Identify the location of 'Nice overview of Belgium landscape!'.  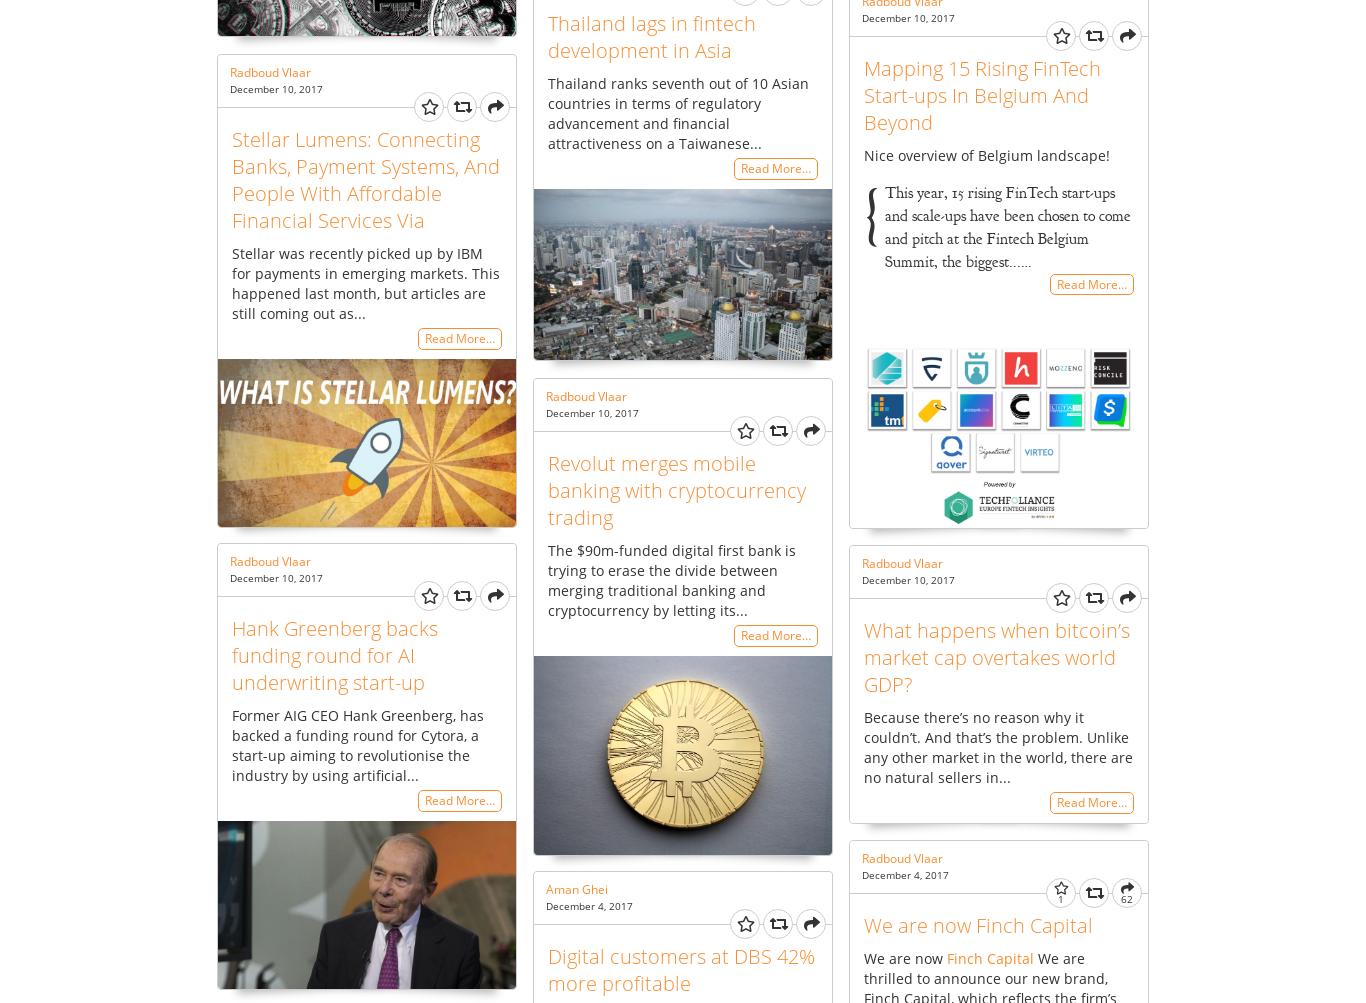
(986, 153).